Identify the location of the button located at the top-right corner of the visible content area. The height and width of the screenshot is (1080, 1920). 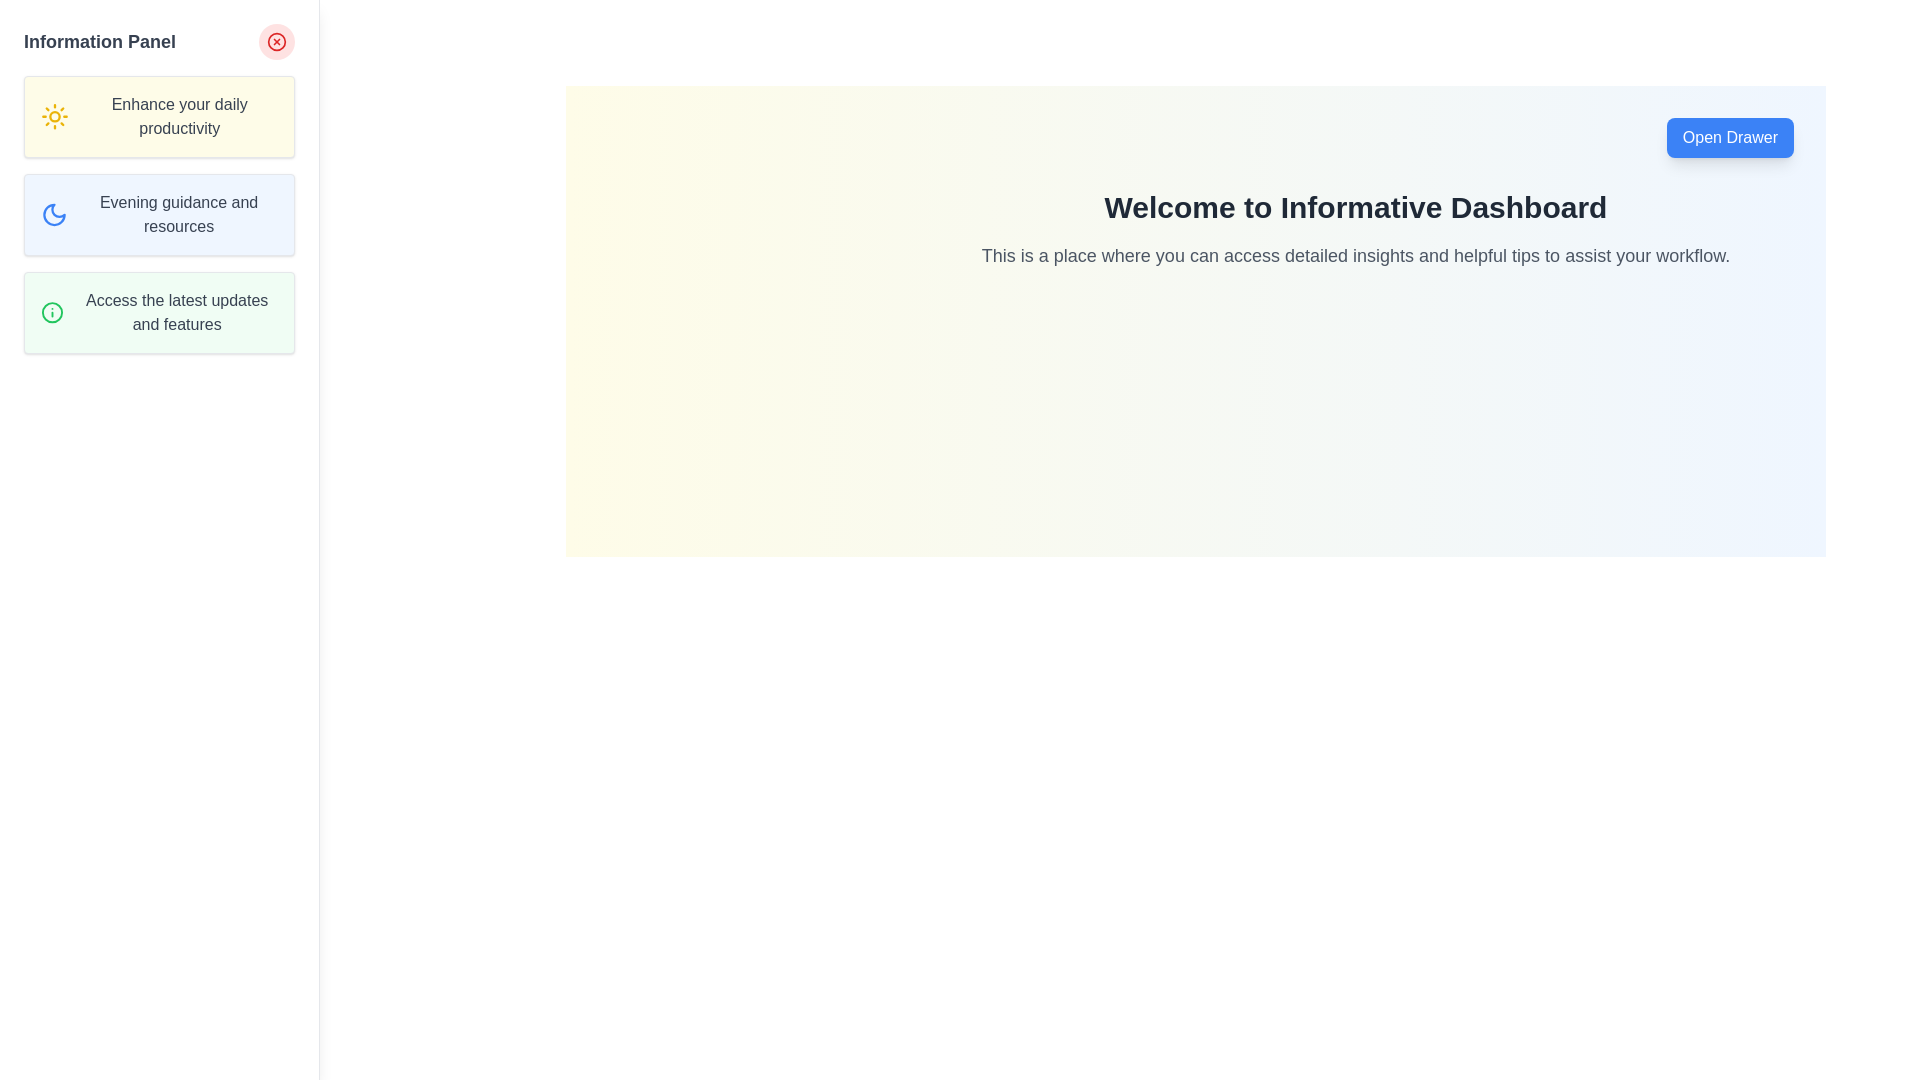
(1729, 137).